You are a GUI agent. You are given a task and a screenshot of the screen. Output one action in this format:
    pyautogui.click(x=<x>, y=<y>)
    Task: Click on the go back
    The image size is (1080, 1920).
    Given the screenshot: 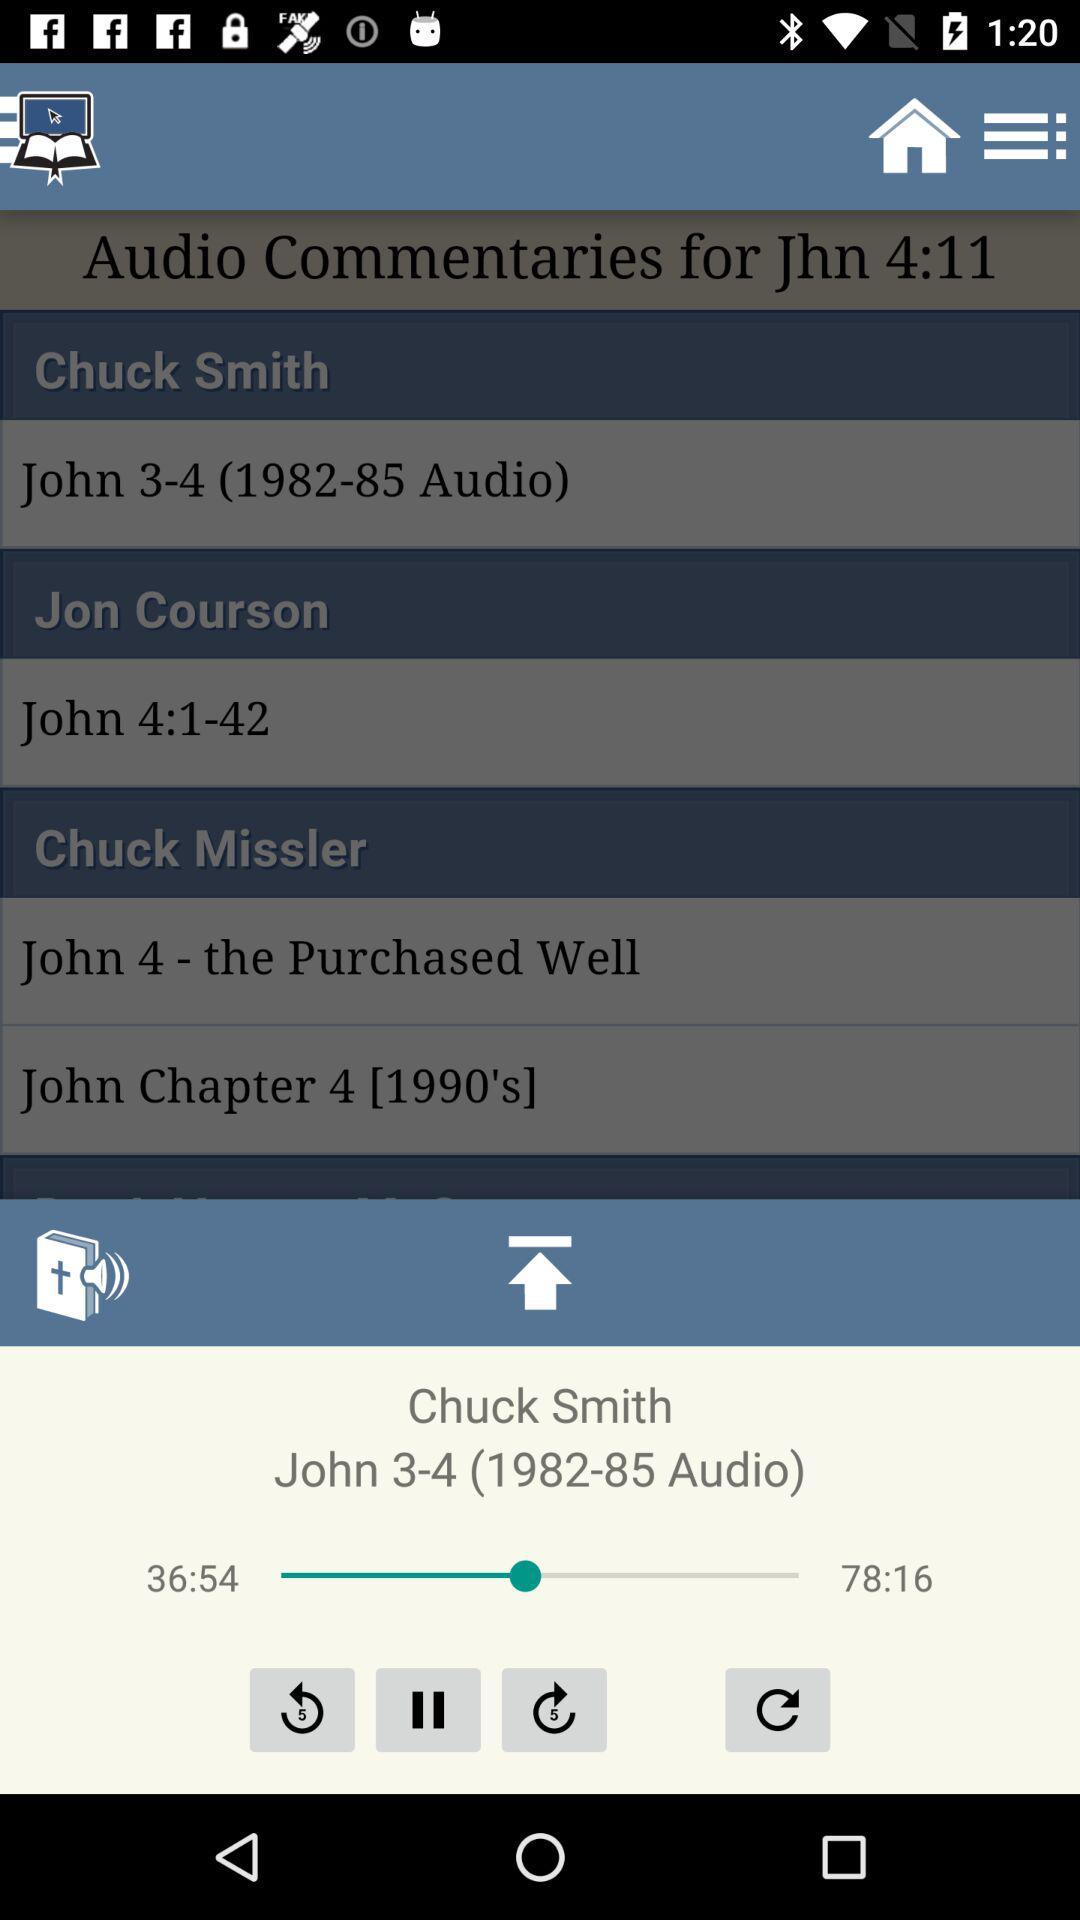 What is the action you would take?
    pyautogui.click(x=302, y=1708)
    